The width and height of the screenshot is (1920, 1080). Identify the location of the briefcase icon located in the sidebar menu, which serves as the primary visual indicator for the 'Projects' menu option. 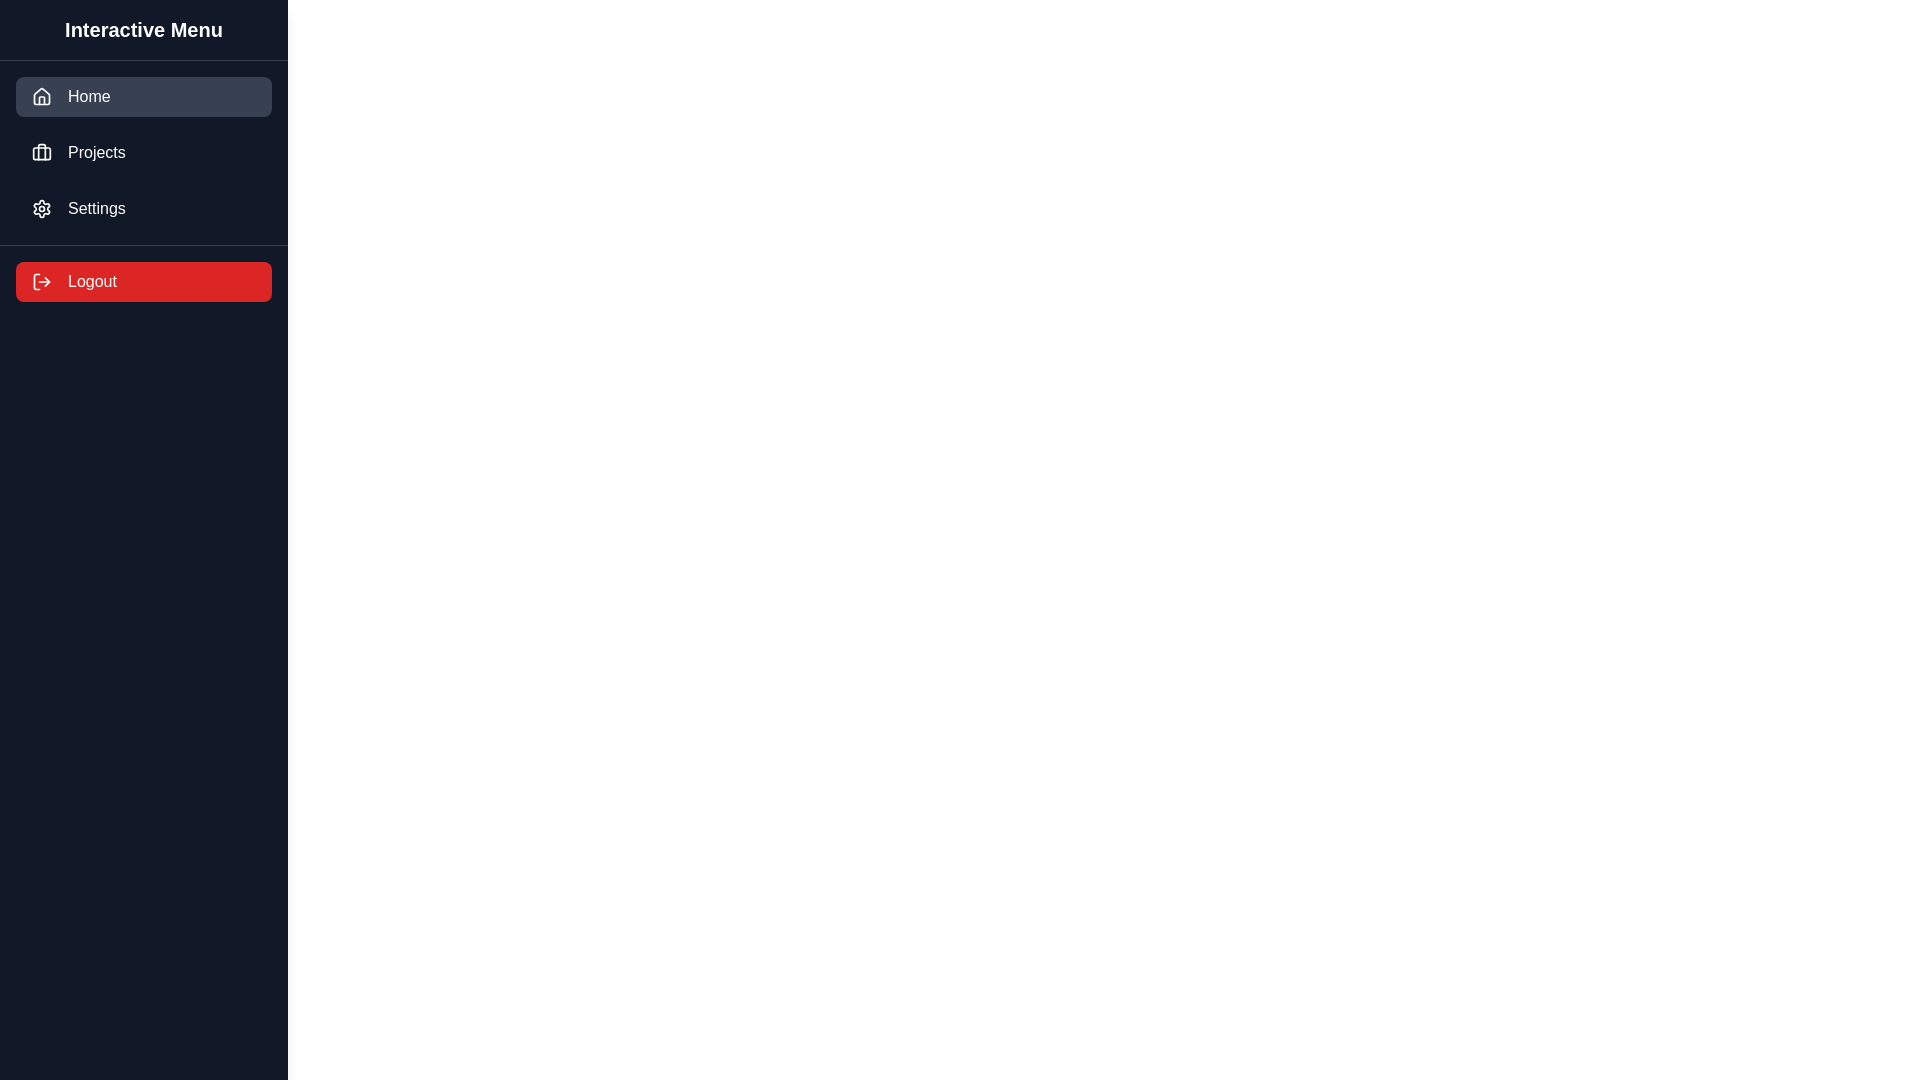
(42, 152).